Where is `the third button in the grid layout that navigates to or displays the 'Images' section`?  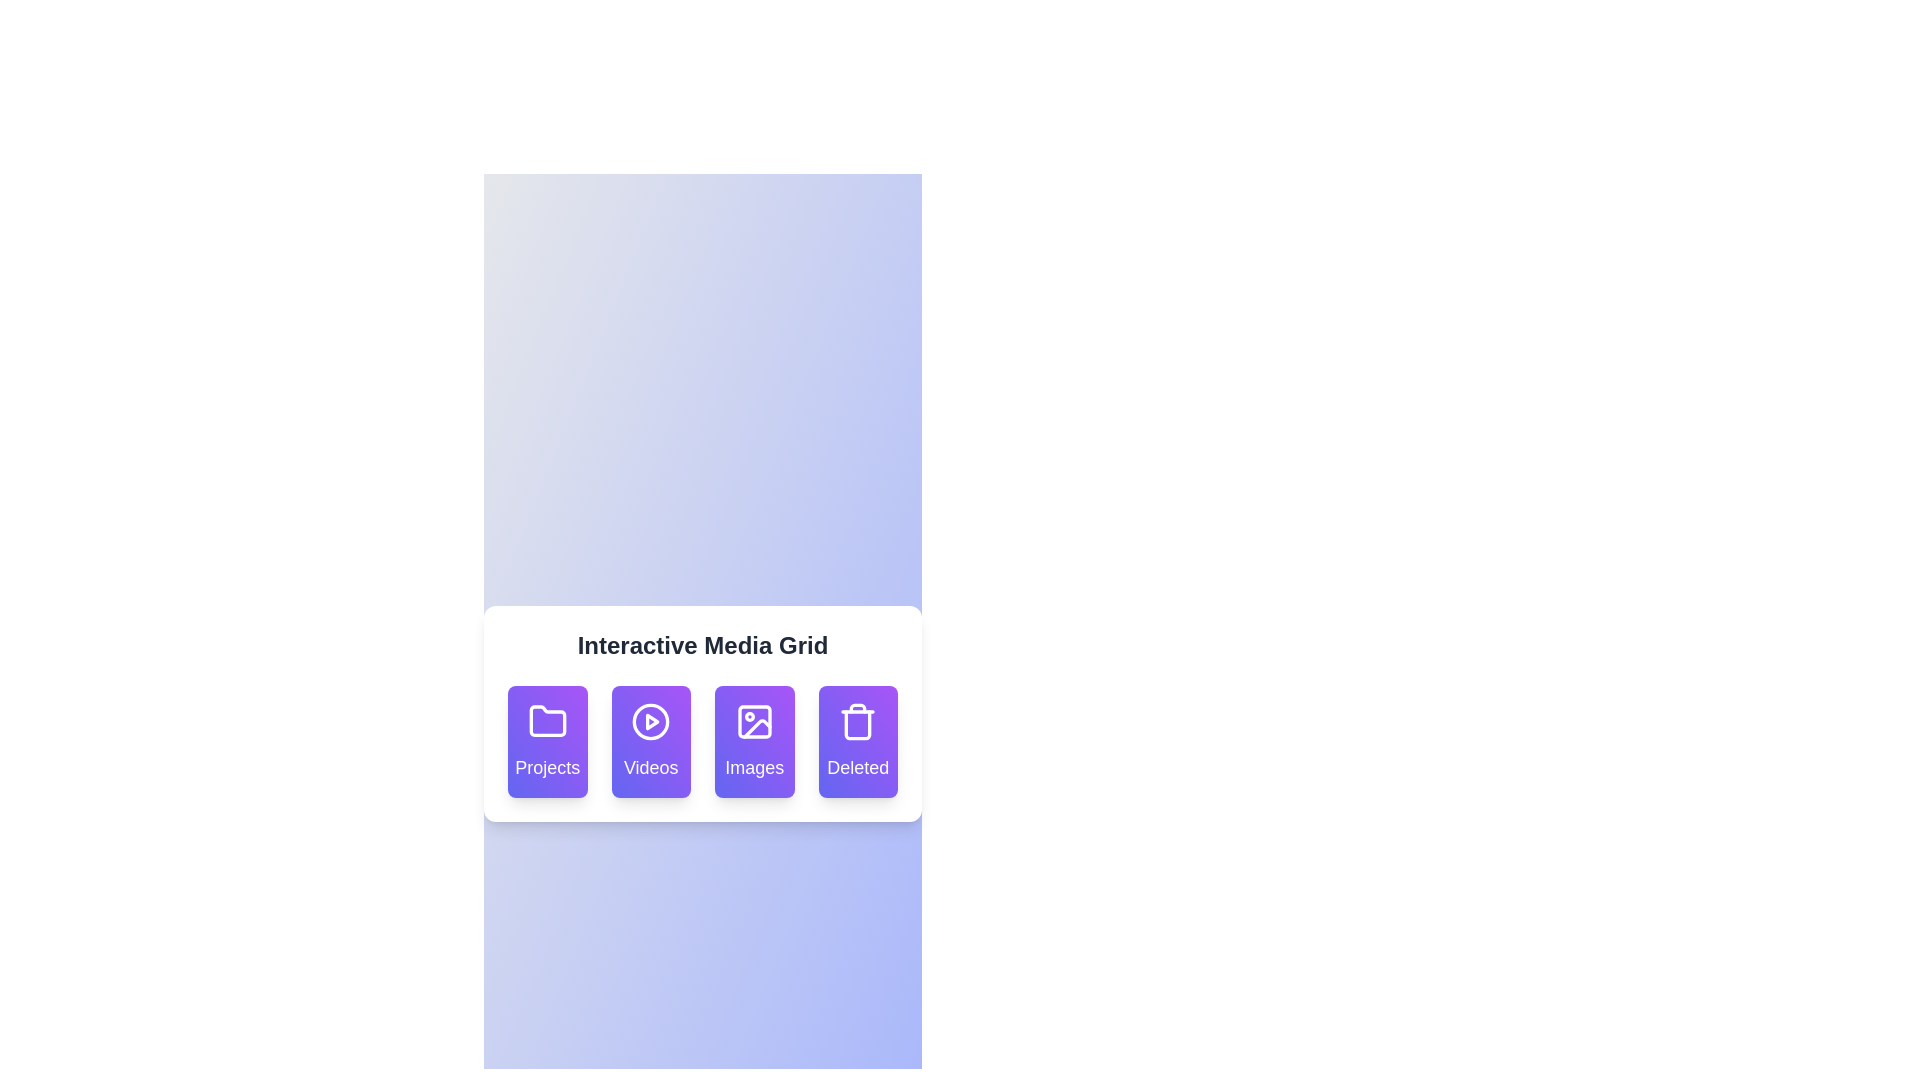 the third button in the grid layout that navigates to or displays the 'Images' section is located at coordinates (753, 741).